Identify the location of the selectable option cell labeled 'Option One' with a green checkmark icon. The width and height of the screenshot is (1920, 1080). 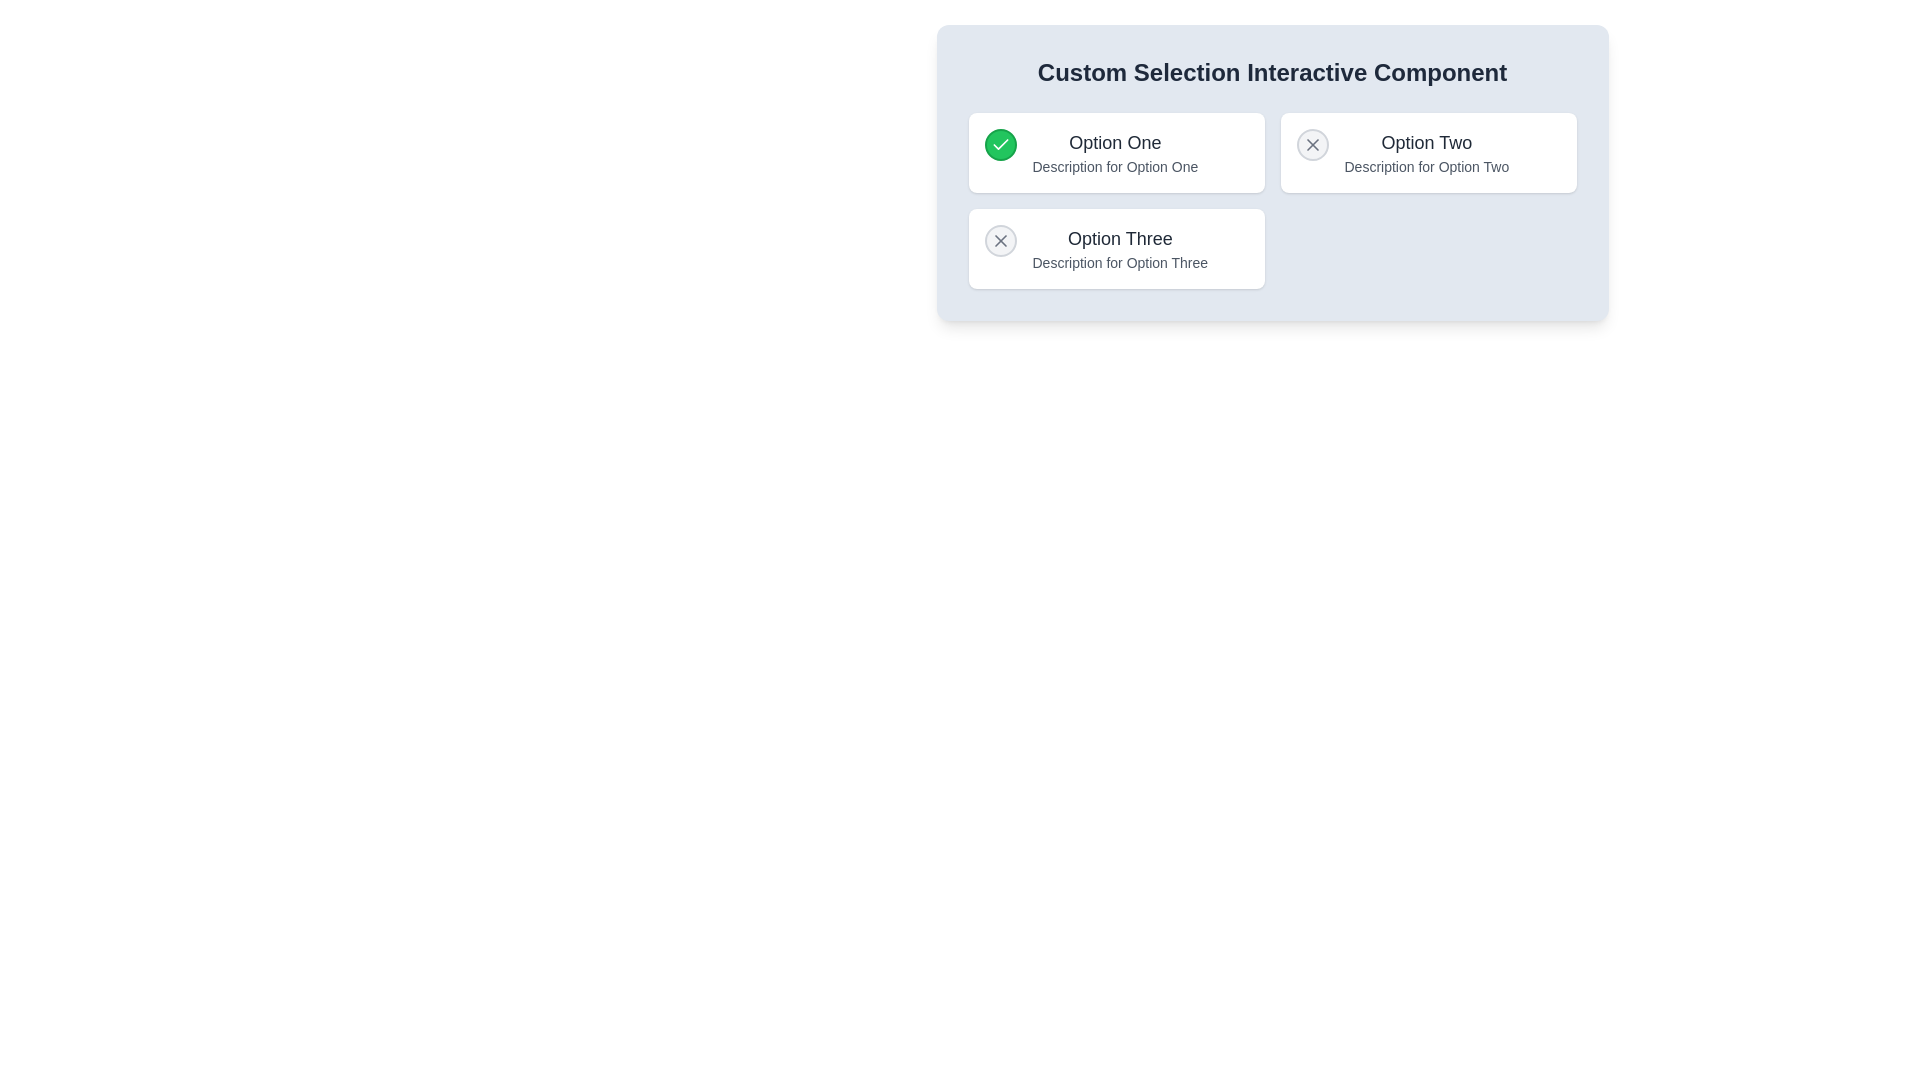
(1115, 152).